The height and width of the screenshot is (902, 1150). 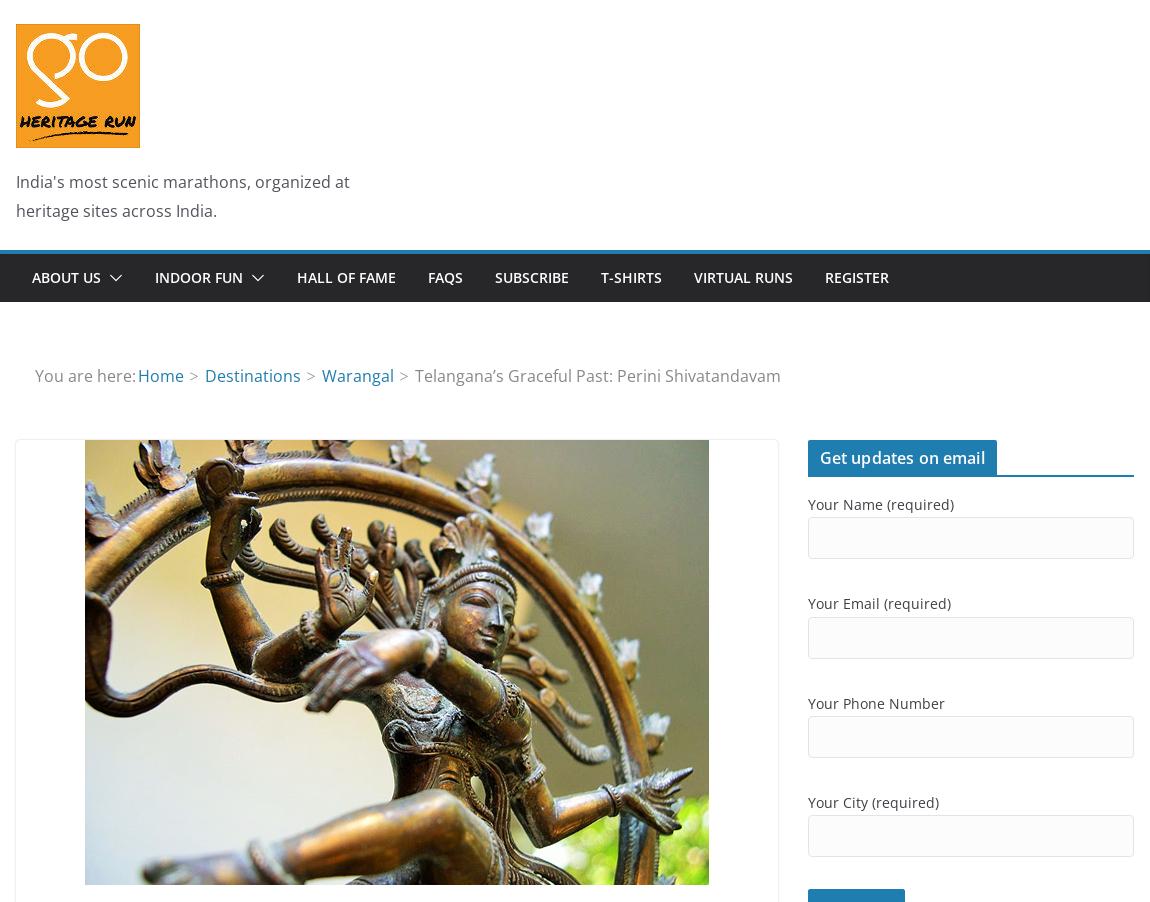 I want to click on 'Your Name (required)', so click(x=879, y=503).